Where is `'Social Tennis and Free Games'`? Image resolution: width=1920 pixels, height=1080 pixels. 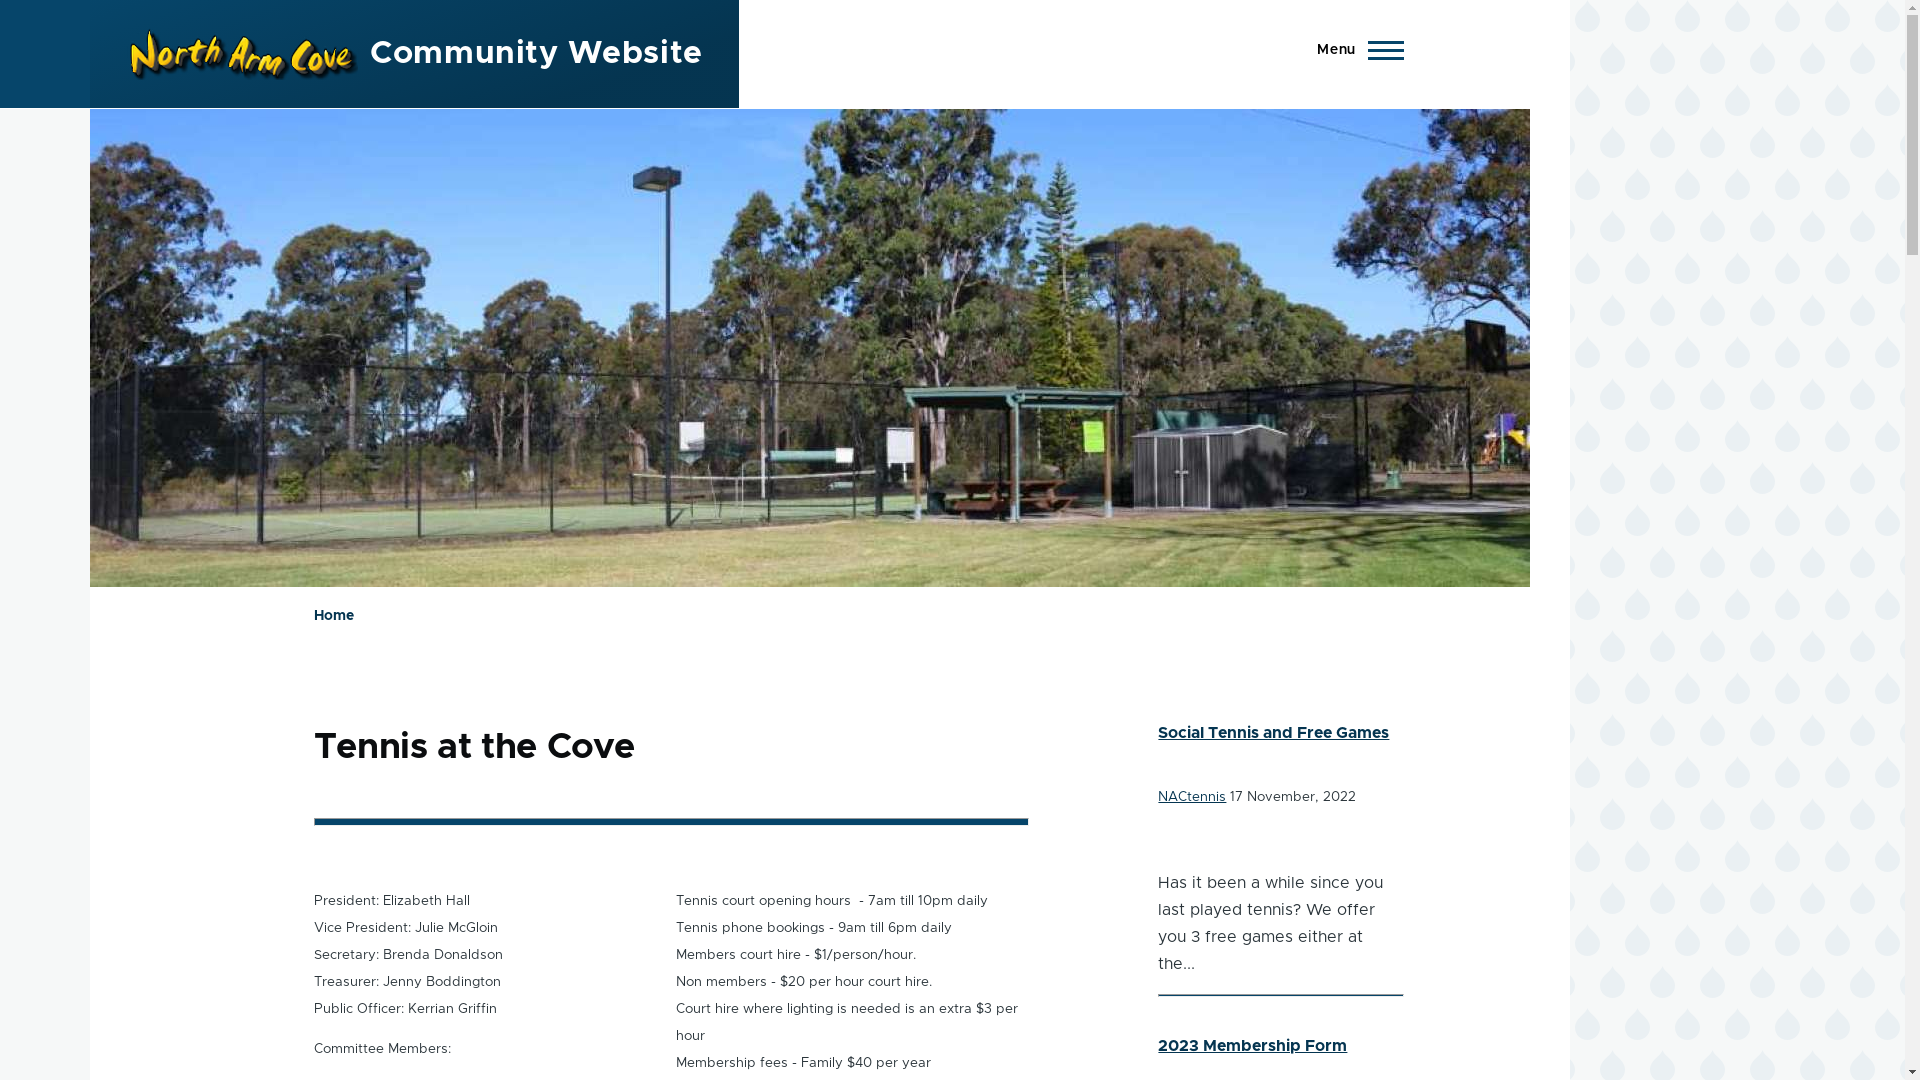
'Social Tennis and Free Games' is located at coordinates (1272, 732).